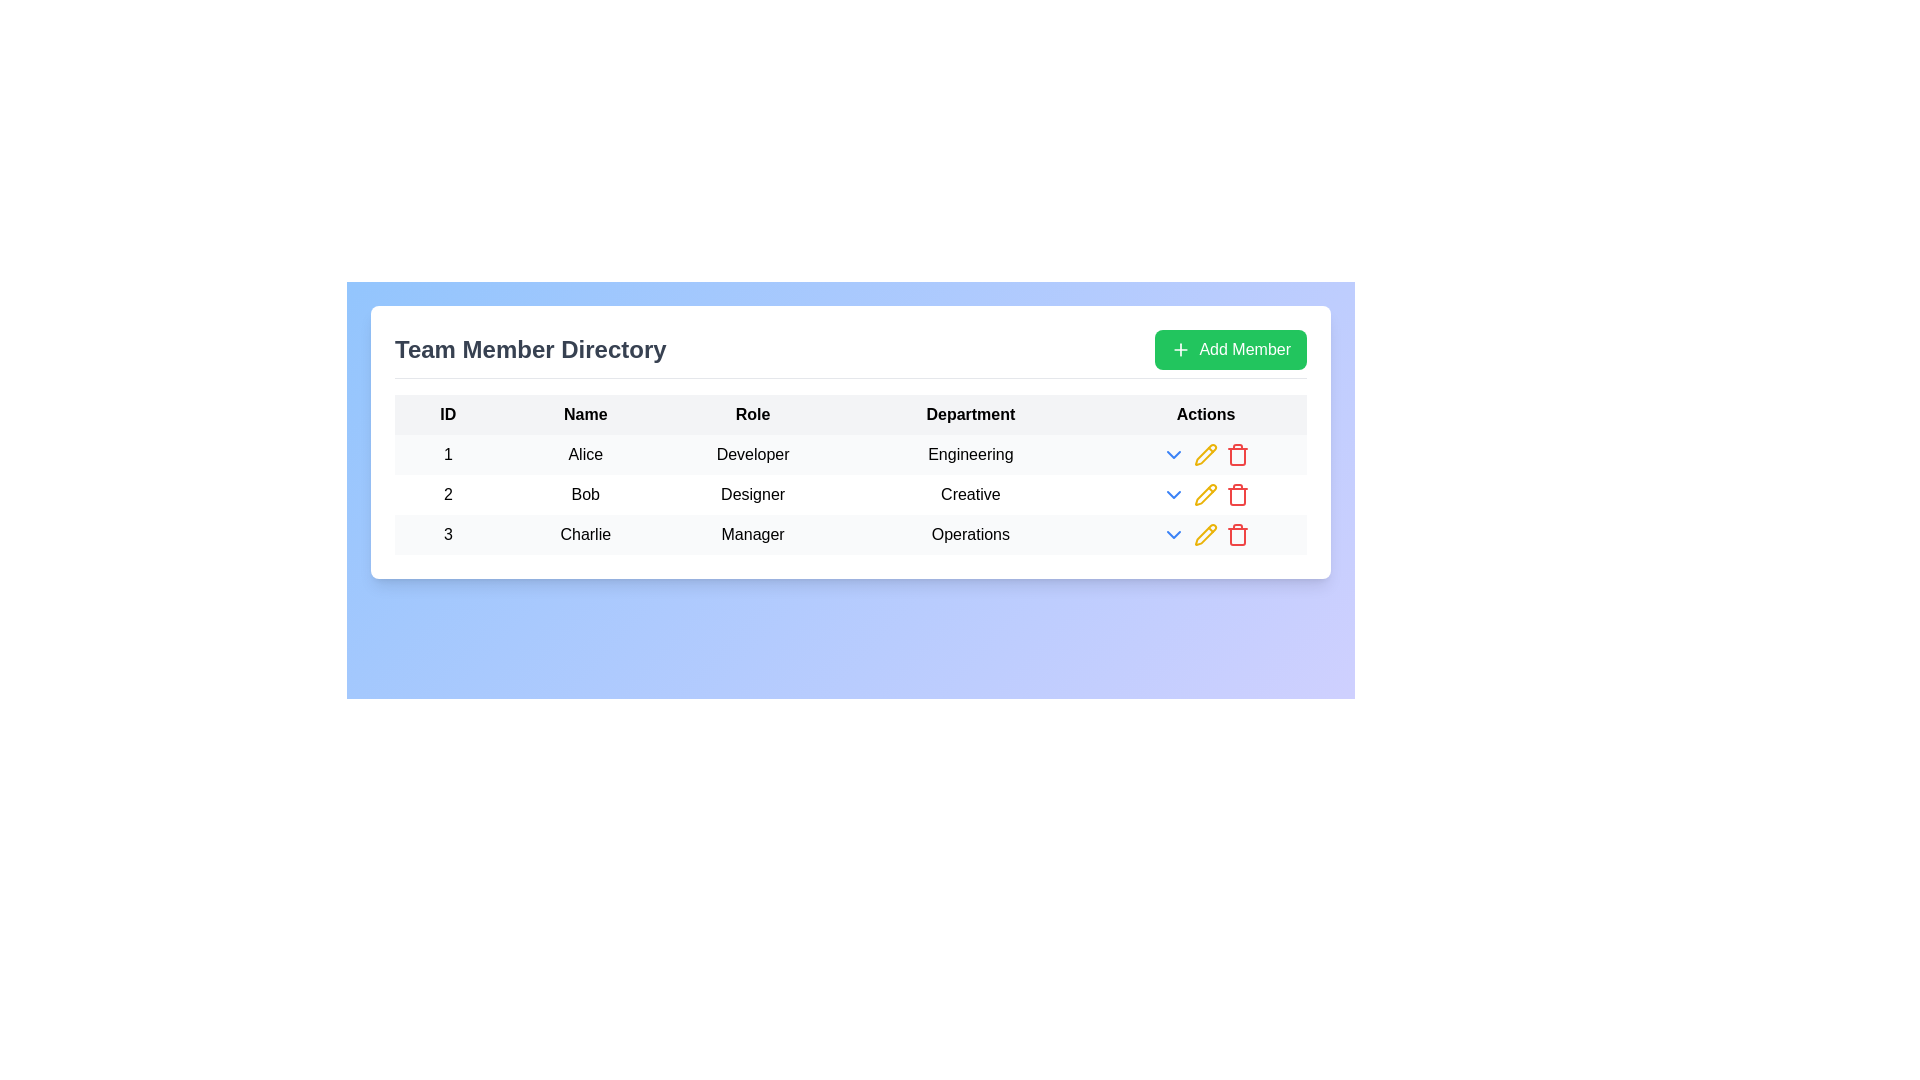 This screenshot has height=1080, width=1920. What do you see at coordinates (1205, 534) in the screenshot?
I see `the edit icon located in the 'Actions' column of the third row in the team members table to initiate editing the associated data` at bounding box center [1205, 534].